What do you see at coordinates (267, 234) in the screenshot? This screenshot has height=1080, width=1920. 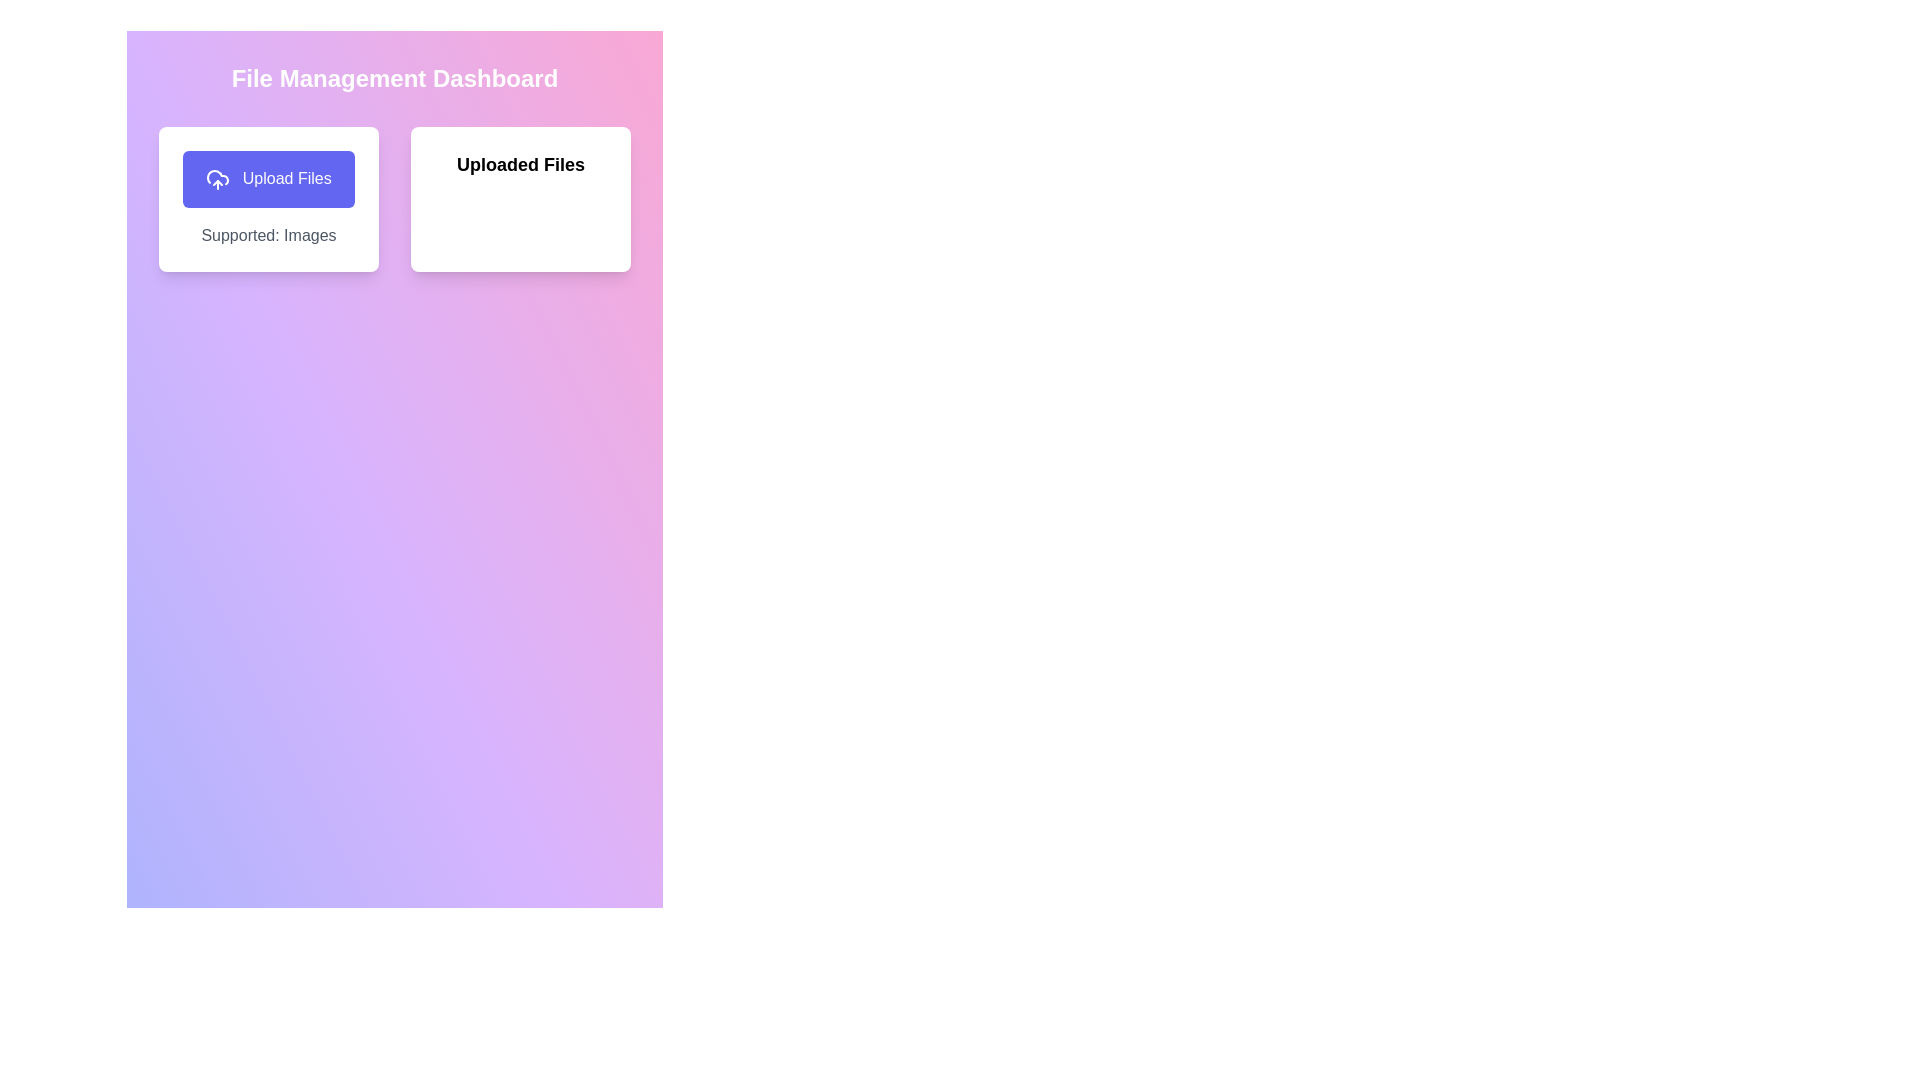 I see `the informational text label indicating support for image uploads, located below the 'Upload Files' button` at bounding box center [267, 234].